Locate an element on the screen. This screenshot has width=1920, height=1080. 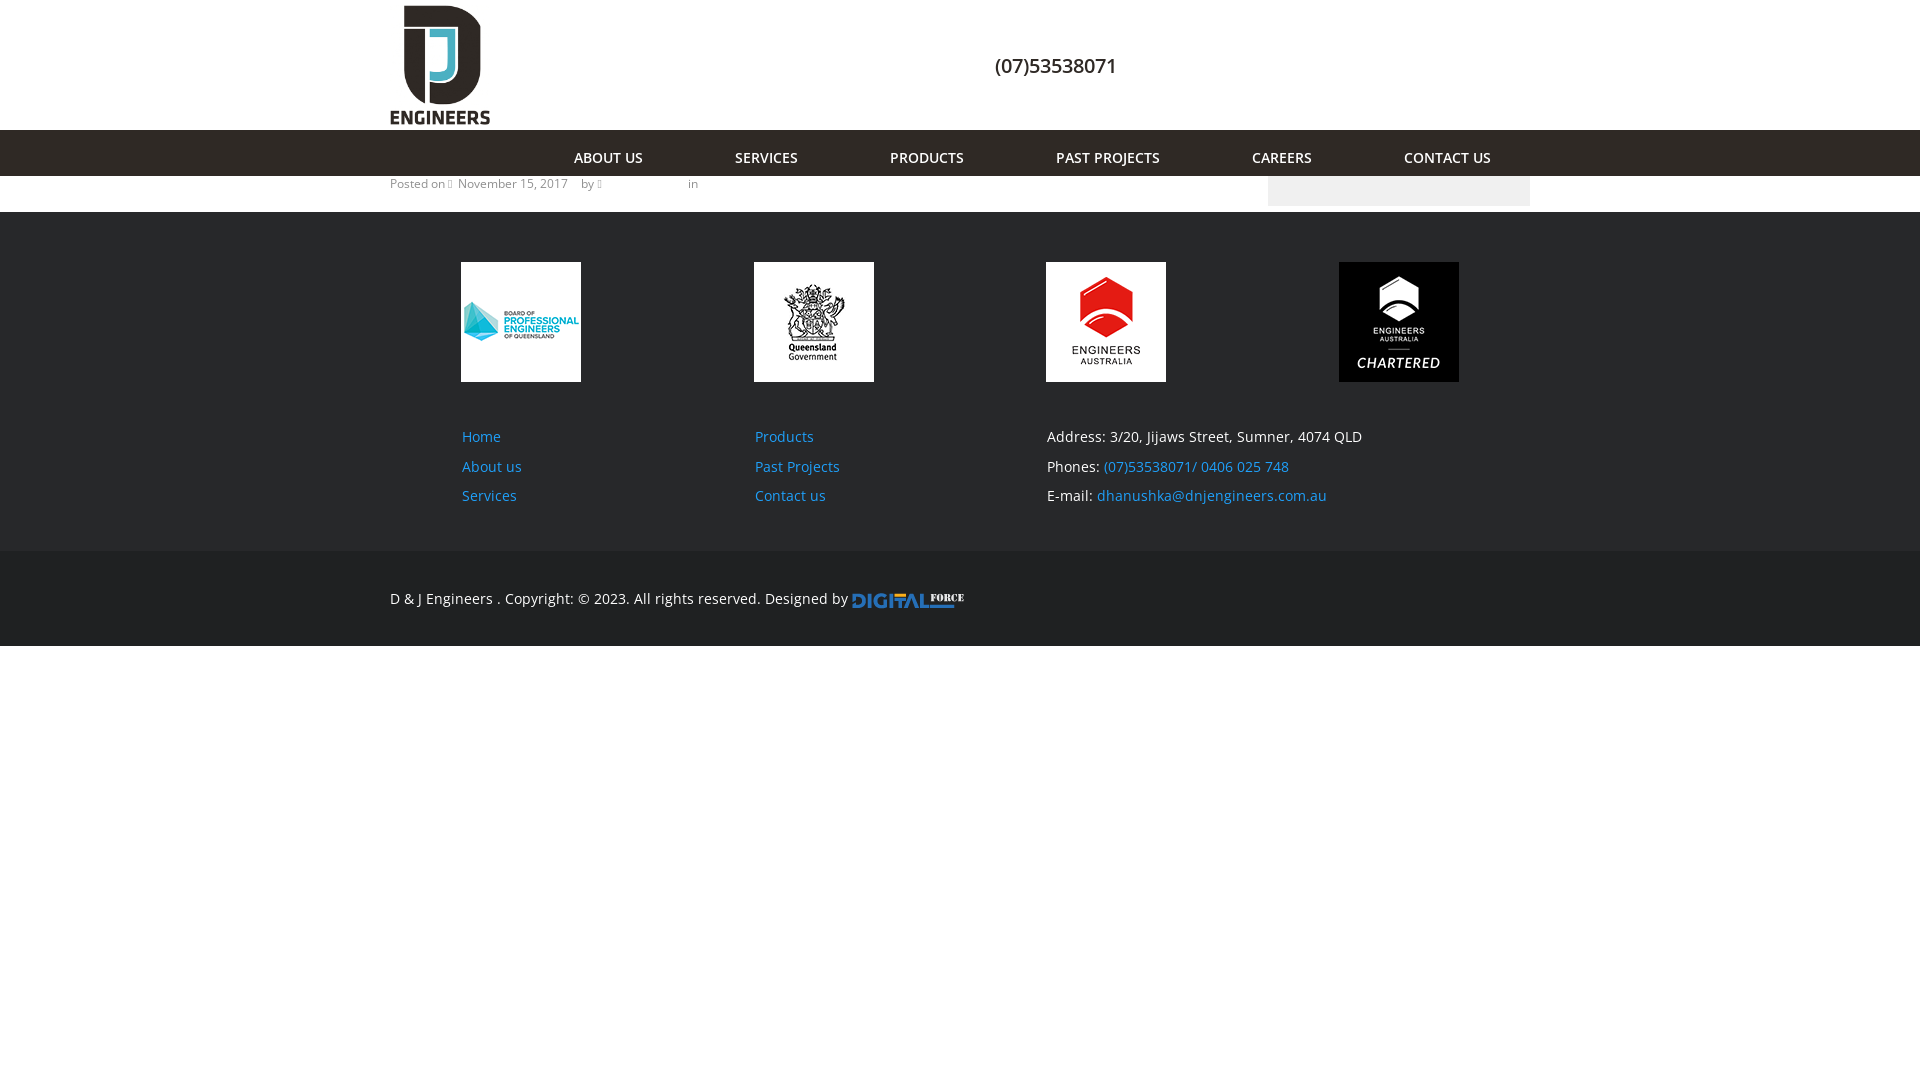
'ABOUT US' is located at coordinates (563, 152).